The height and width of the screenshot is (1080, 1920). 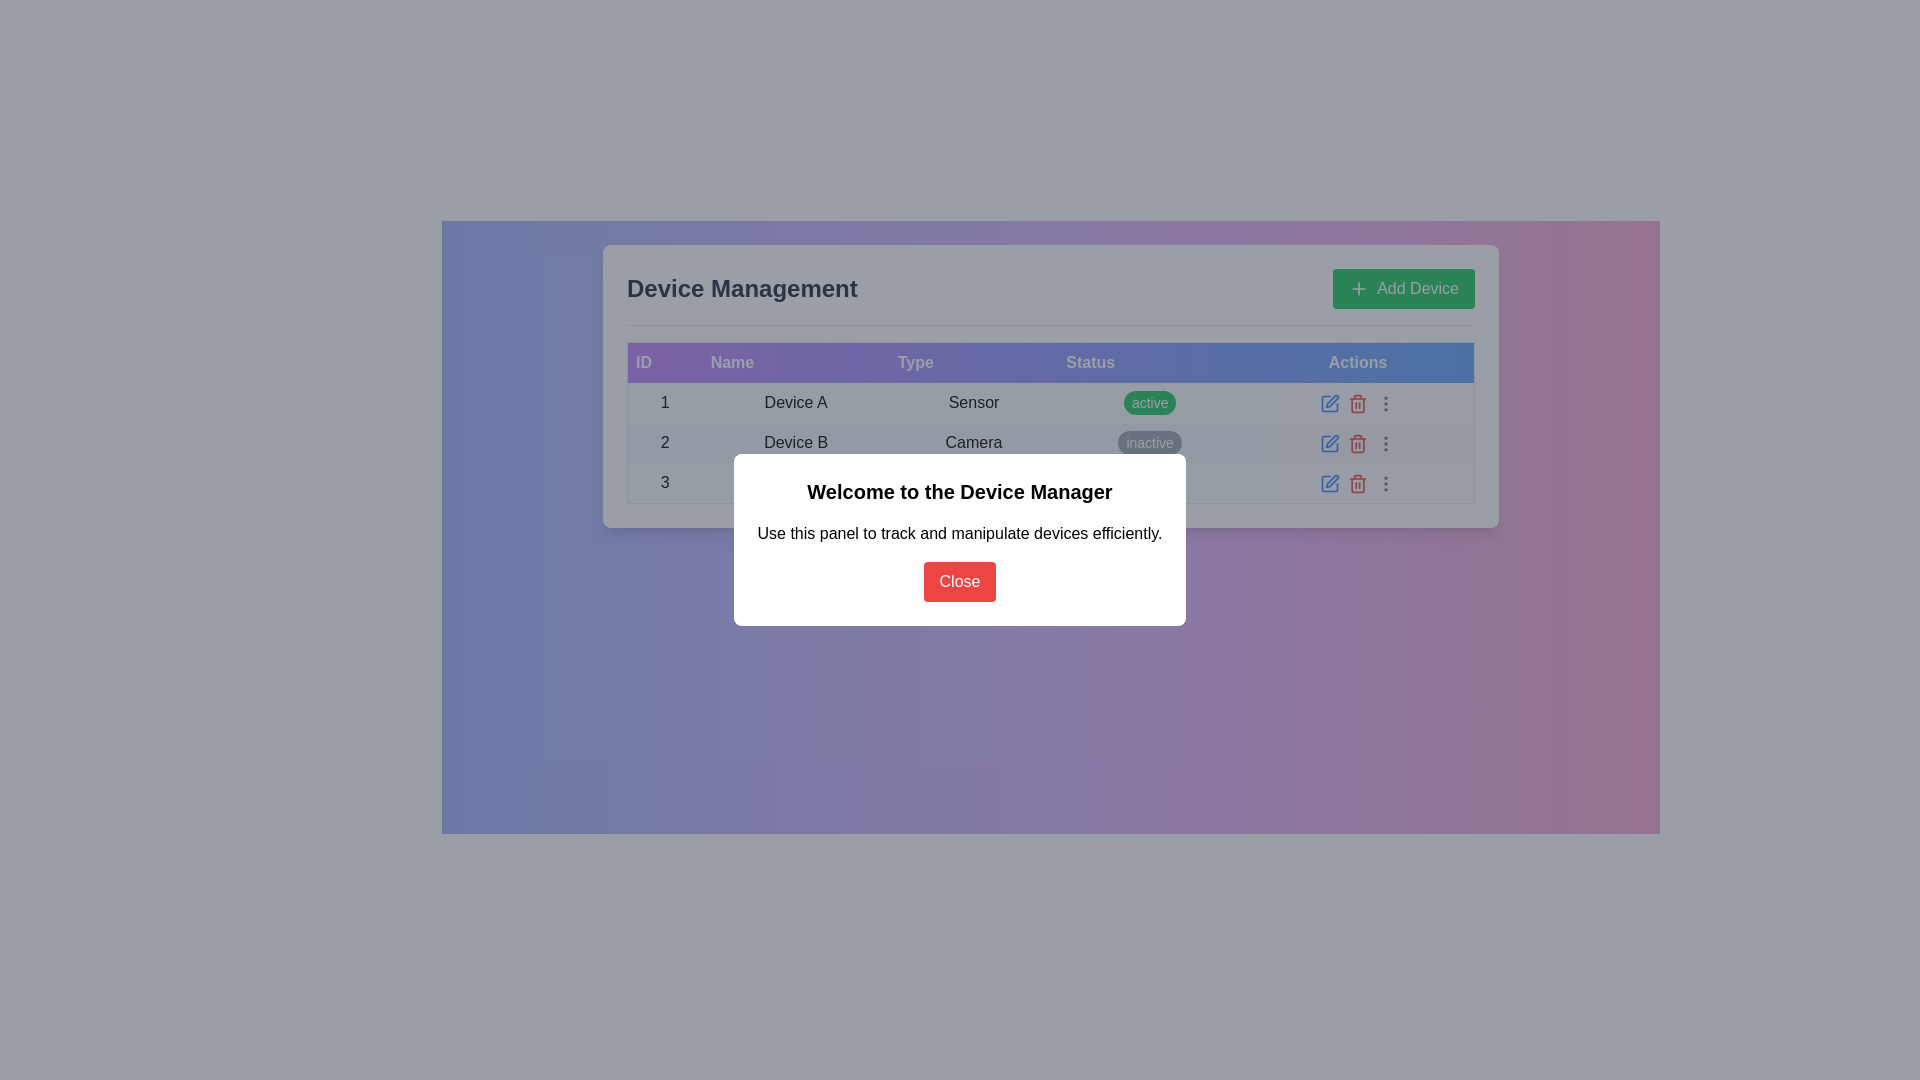 I want to click on the static text label displaying the word 'Actions', which is the fifth element in the header row, set against a blue background, so click(x=1358, y=362).